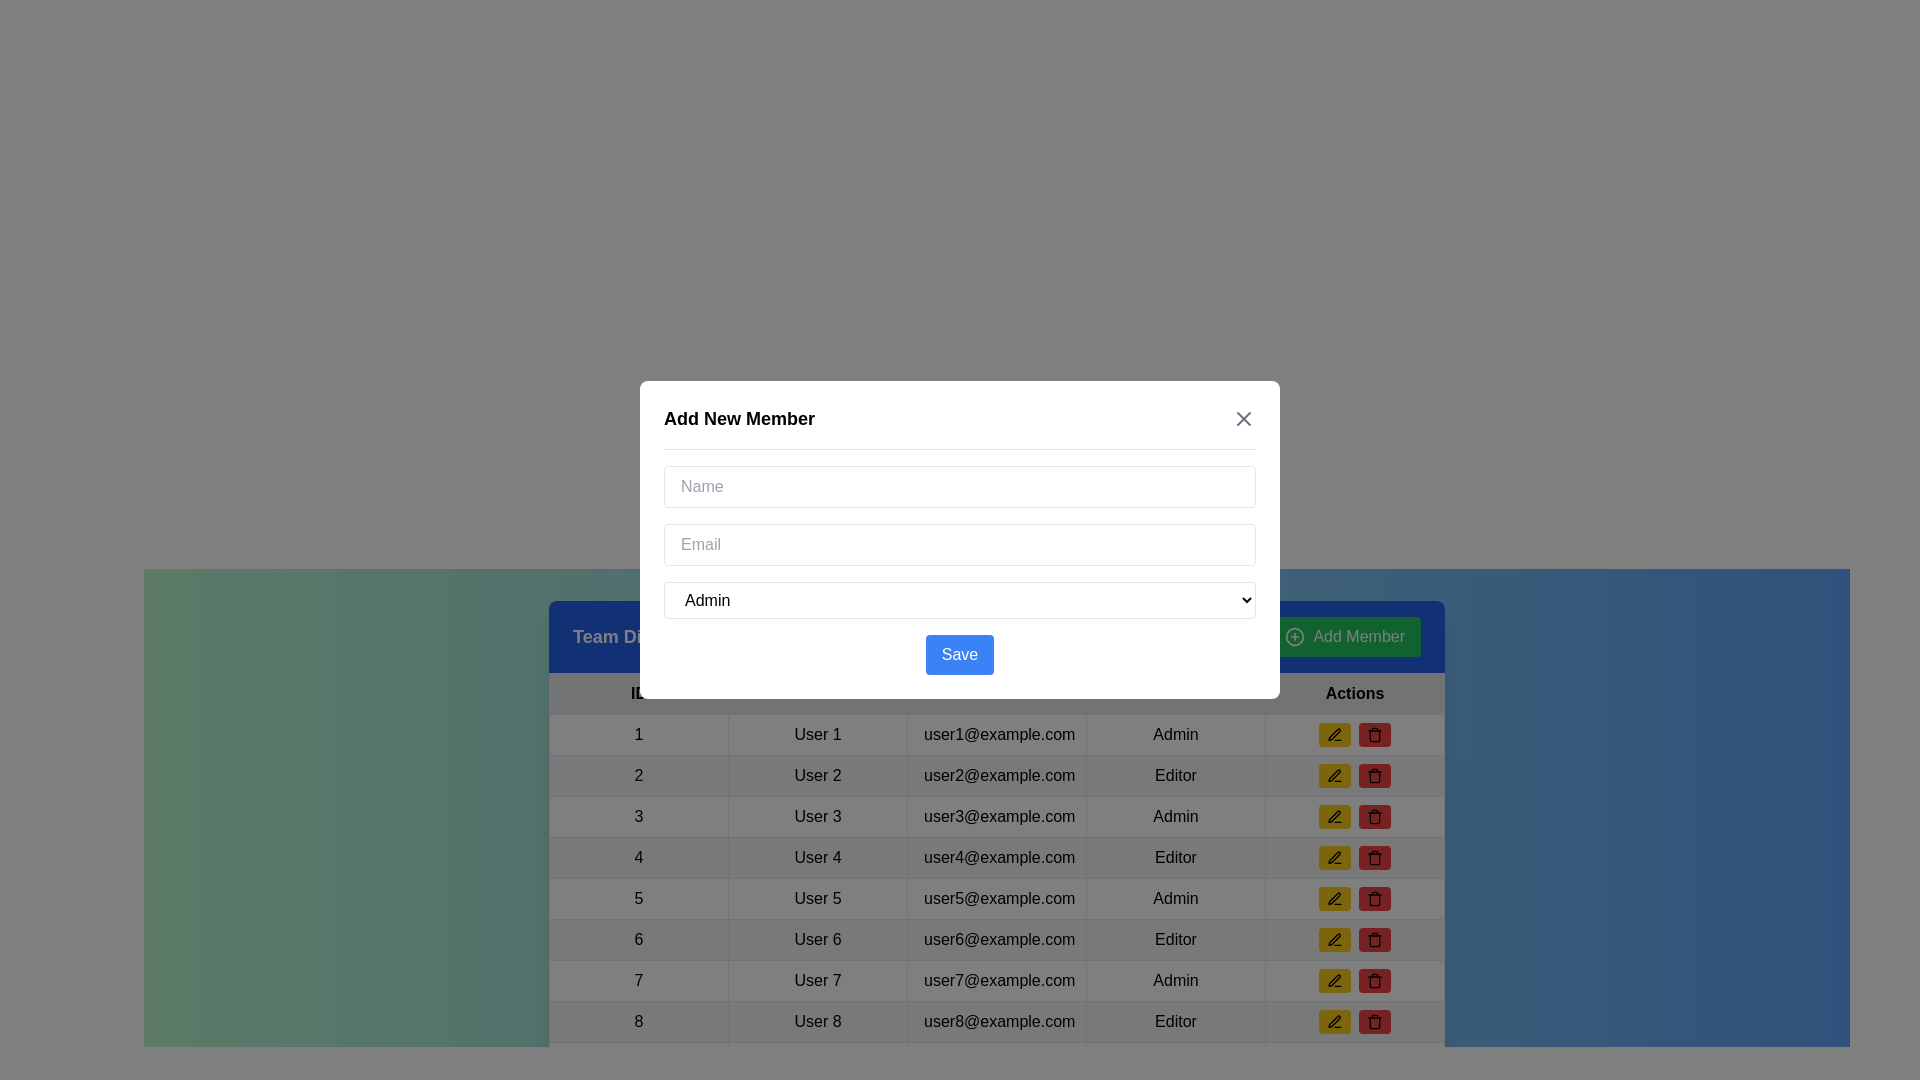 This screenshot has width=1920, height=1080. I want to click on the fifth TableRow displaying user information, so click(997, 897).